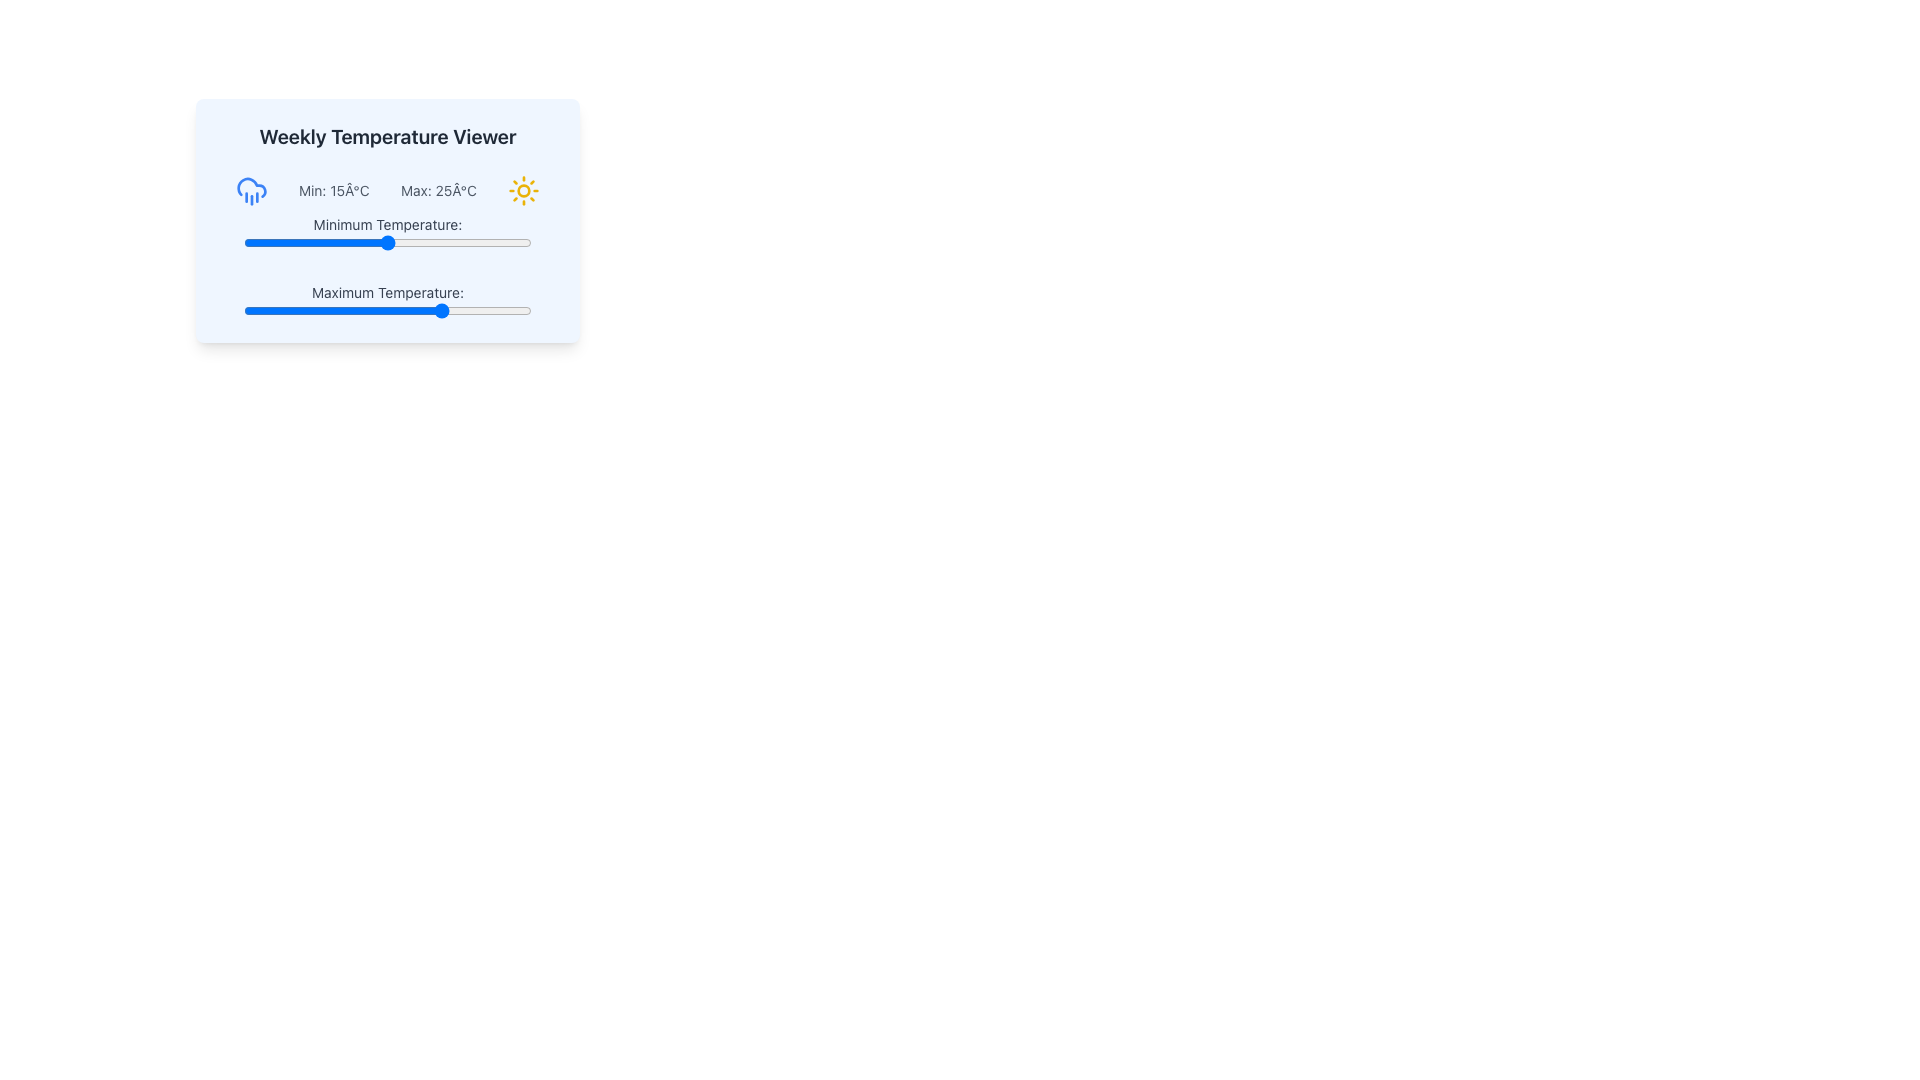 The width and height of the screenshot is (1920, 1080). What do you see at coordinates (248, 311) in the screenshot?
I see `the maximum temperature` at bounding box center [248, 311].